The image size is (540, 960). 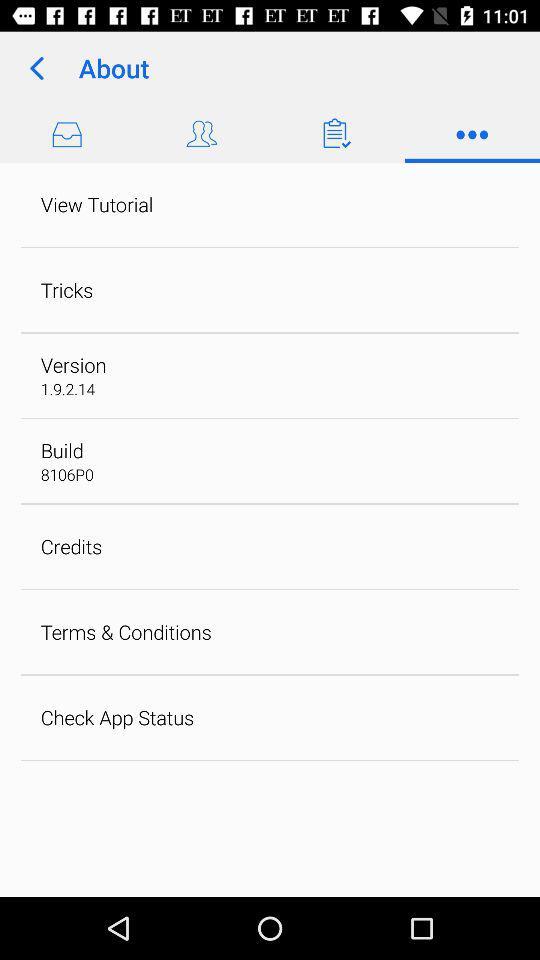 What do you see at coordinates (67, 388) in the screenshot?
I see `1 9 2 app` at bounding box center [67, 388].